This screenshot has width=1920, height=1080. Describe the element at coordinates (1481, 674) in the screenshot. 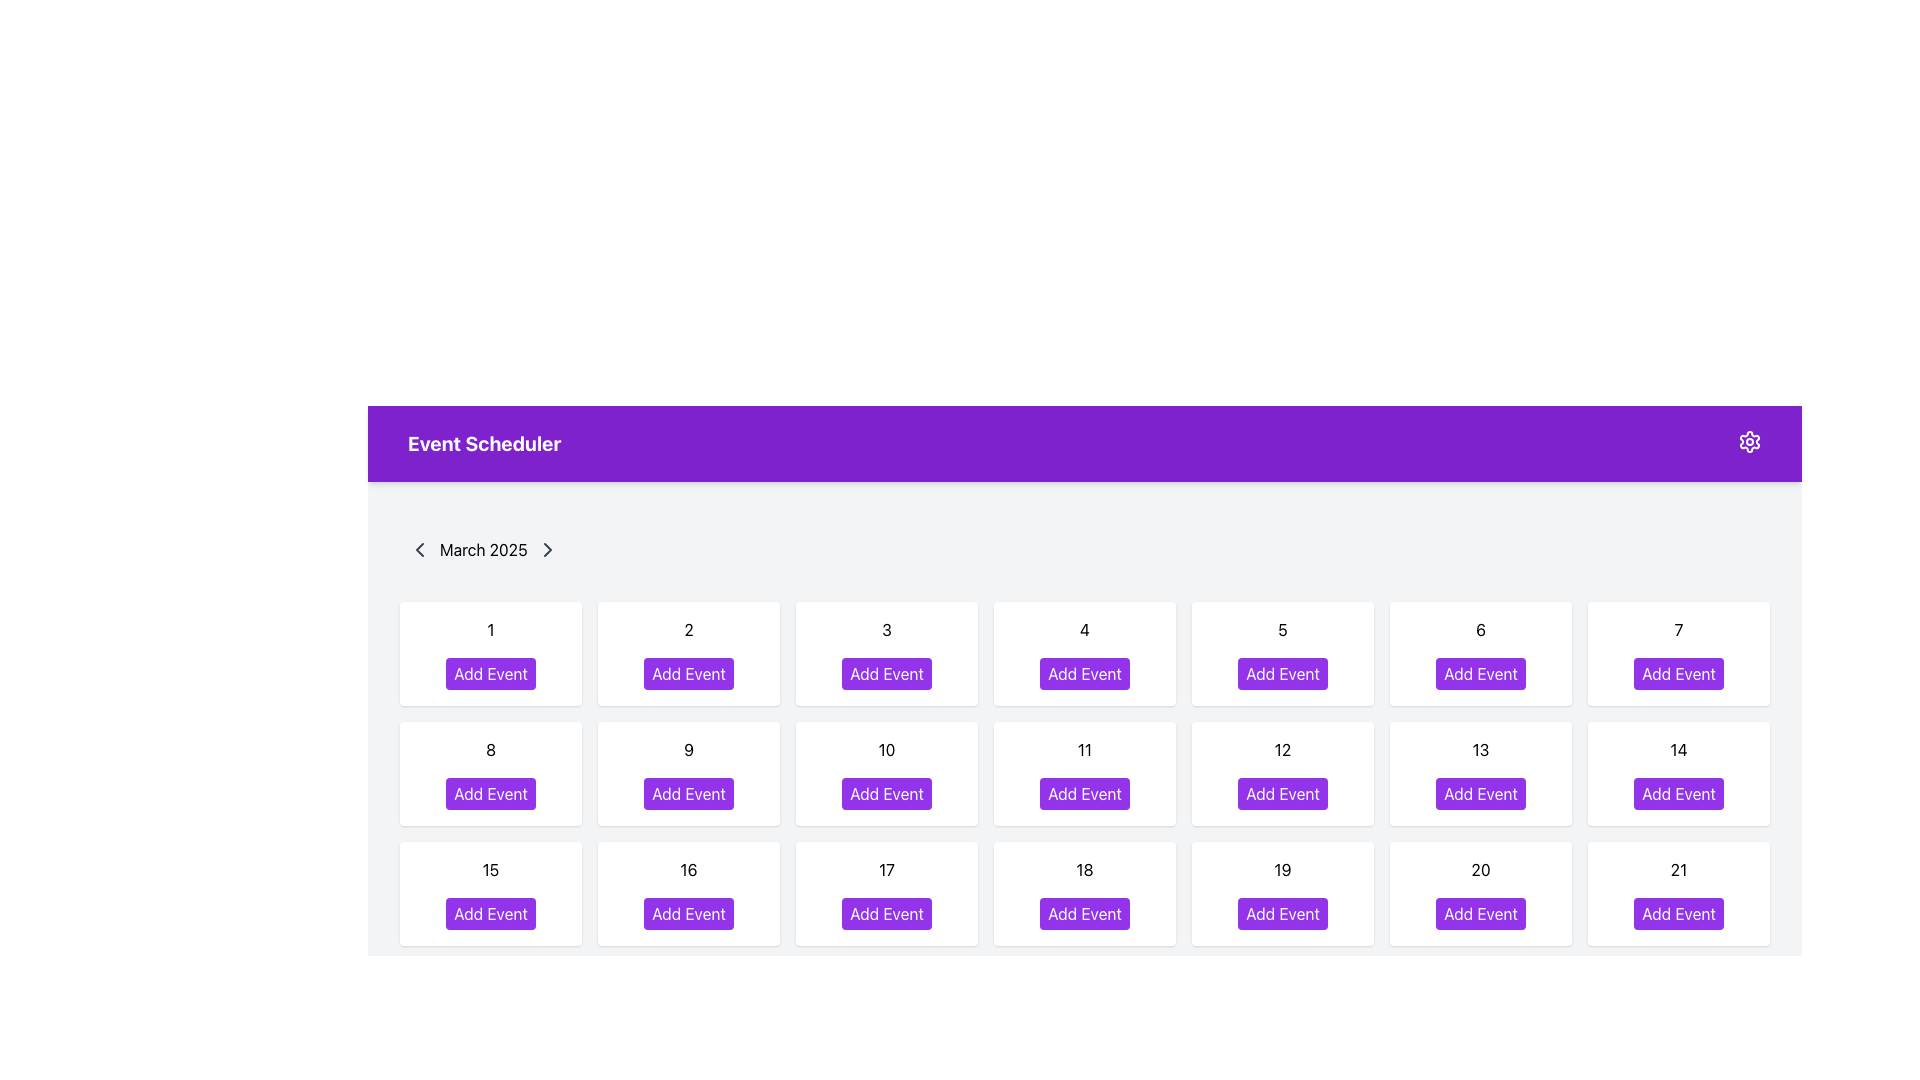

I see `keyboard navigation` at that location.